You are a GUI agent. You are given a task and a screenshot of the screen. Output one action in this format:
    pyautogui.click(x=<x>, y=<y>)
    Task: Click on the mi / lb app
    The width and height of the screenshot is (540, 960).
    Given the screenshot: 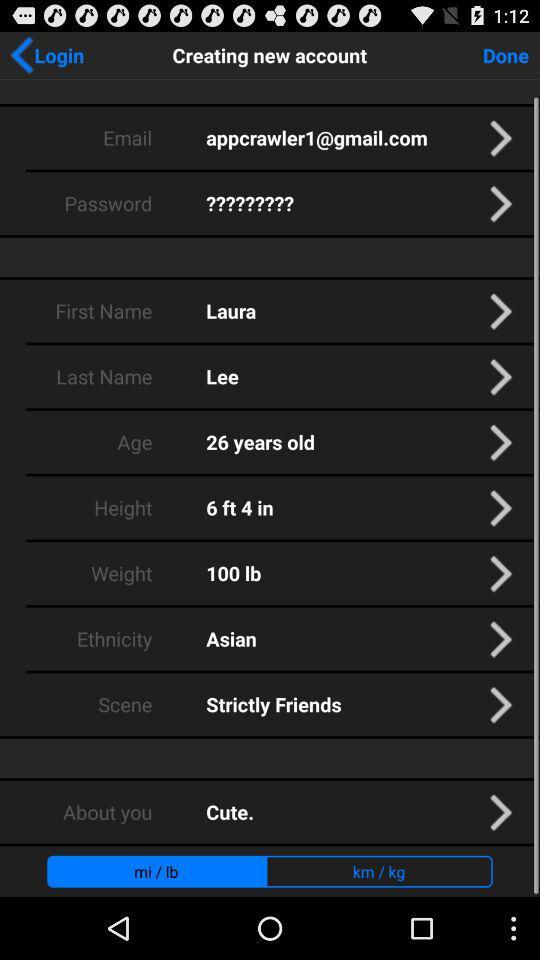 What is the action you would take?
    pyautogui.click(x=155, y=870)
    